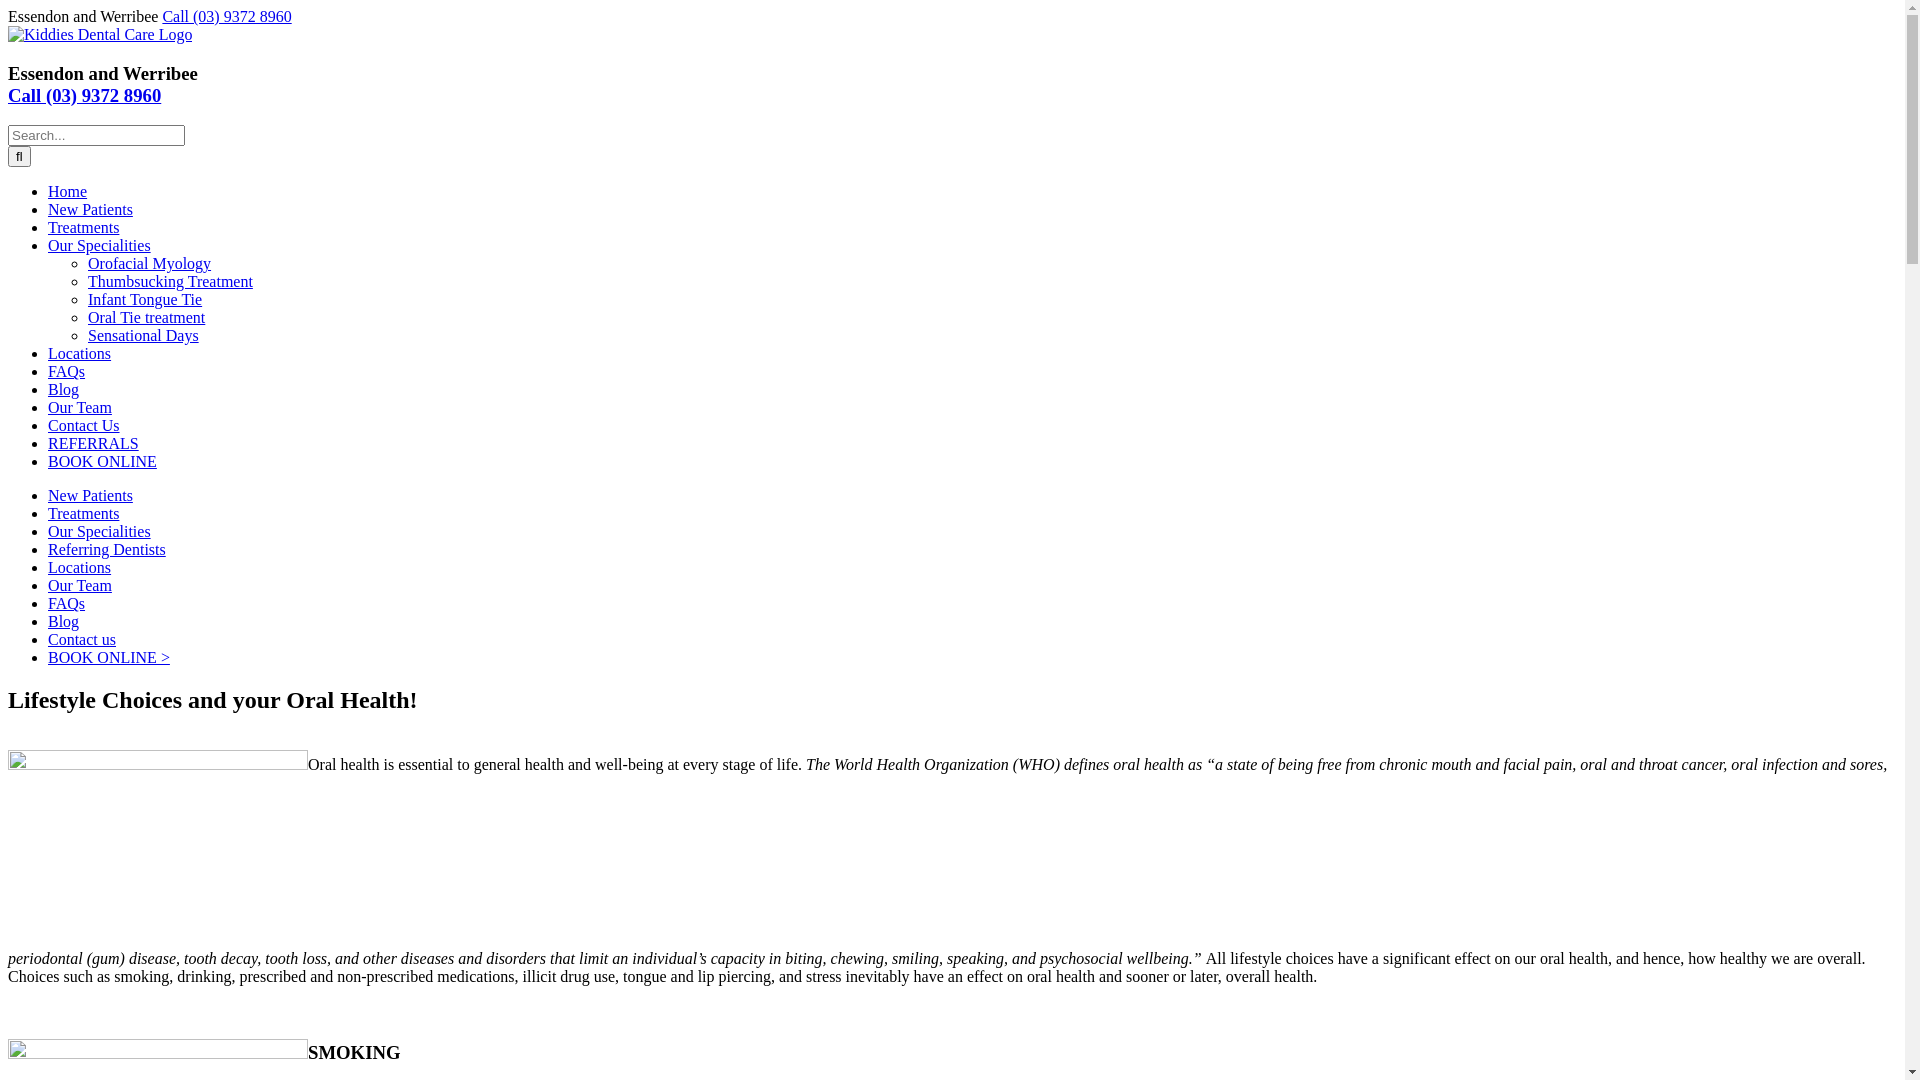  Describe the element at coordinates (98, 244) in the screenshot. I see `'Our Specialities'` at that location.